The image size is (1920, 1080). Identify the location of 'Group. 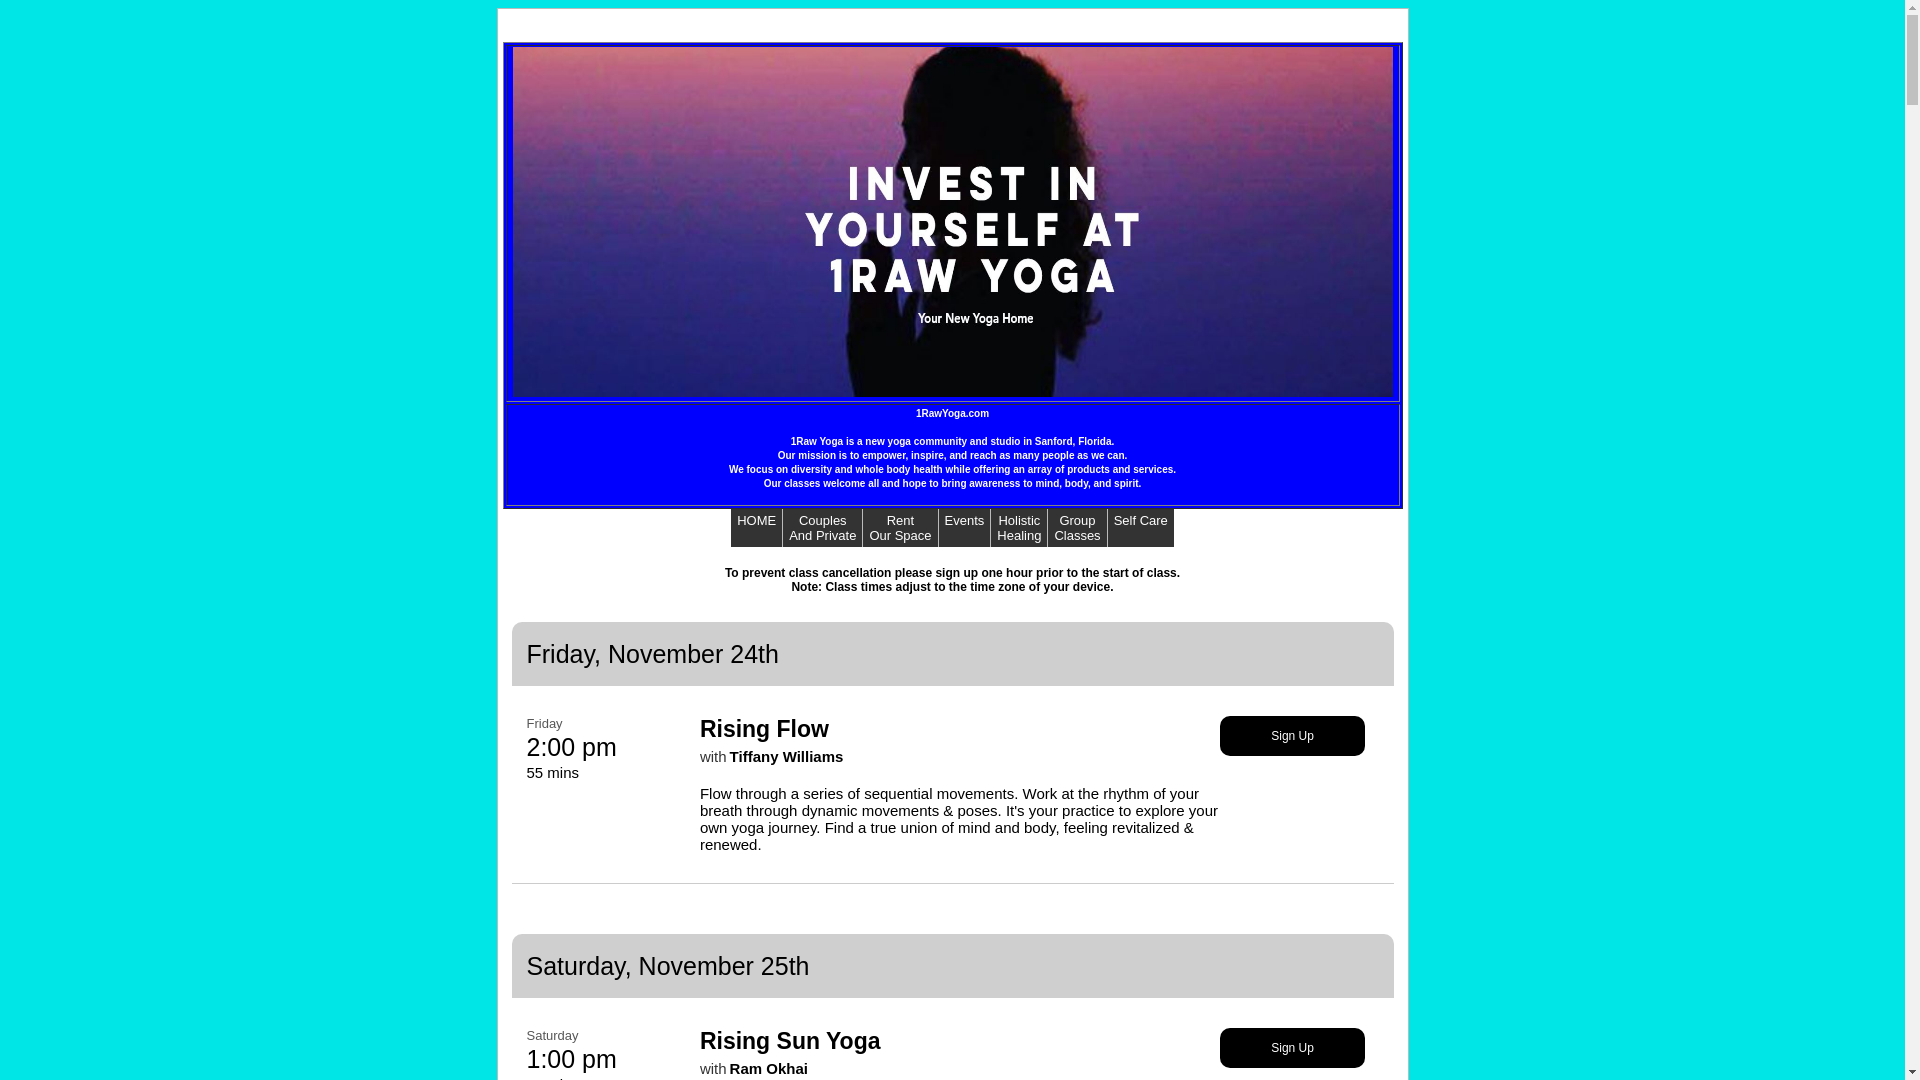
(1046, 527).